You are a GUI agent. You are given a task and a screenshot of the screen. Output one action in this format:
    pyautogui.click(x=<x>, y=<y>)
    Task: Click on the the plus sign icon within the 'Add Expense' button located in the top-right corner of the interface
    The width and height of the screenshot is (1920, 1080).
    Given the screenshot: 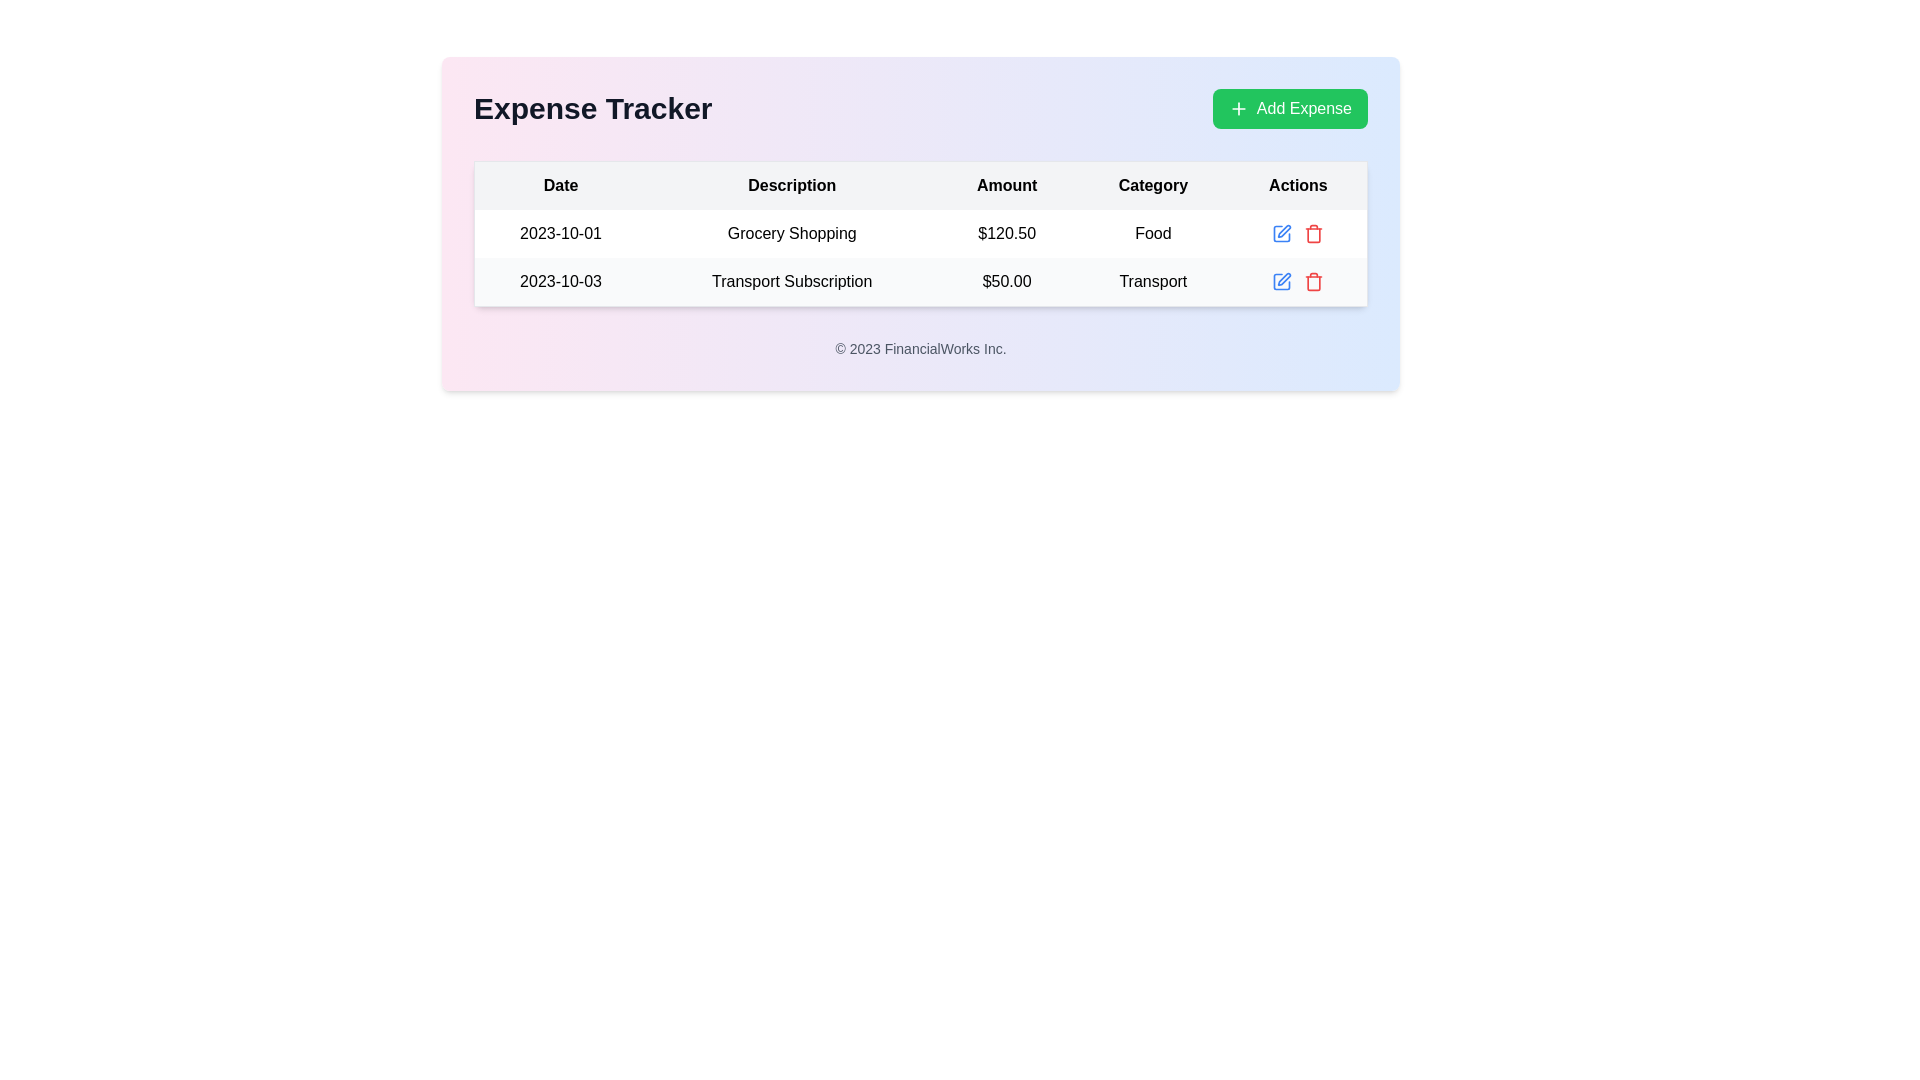 What is the action you would take?
    pyautogui.click(x=1237, y=108)
    